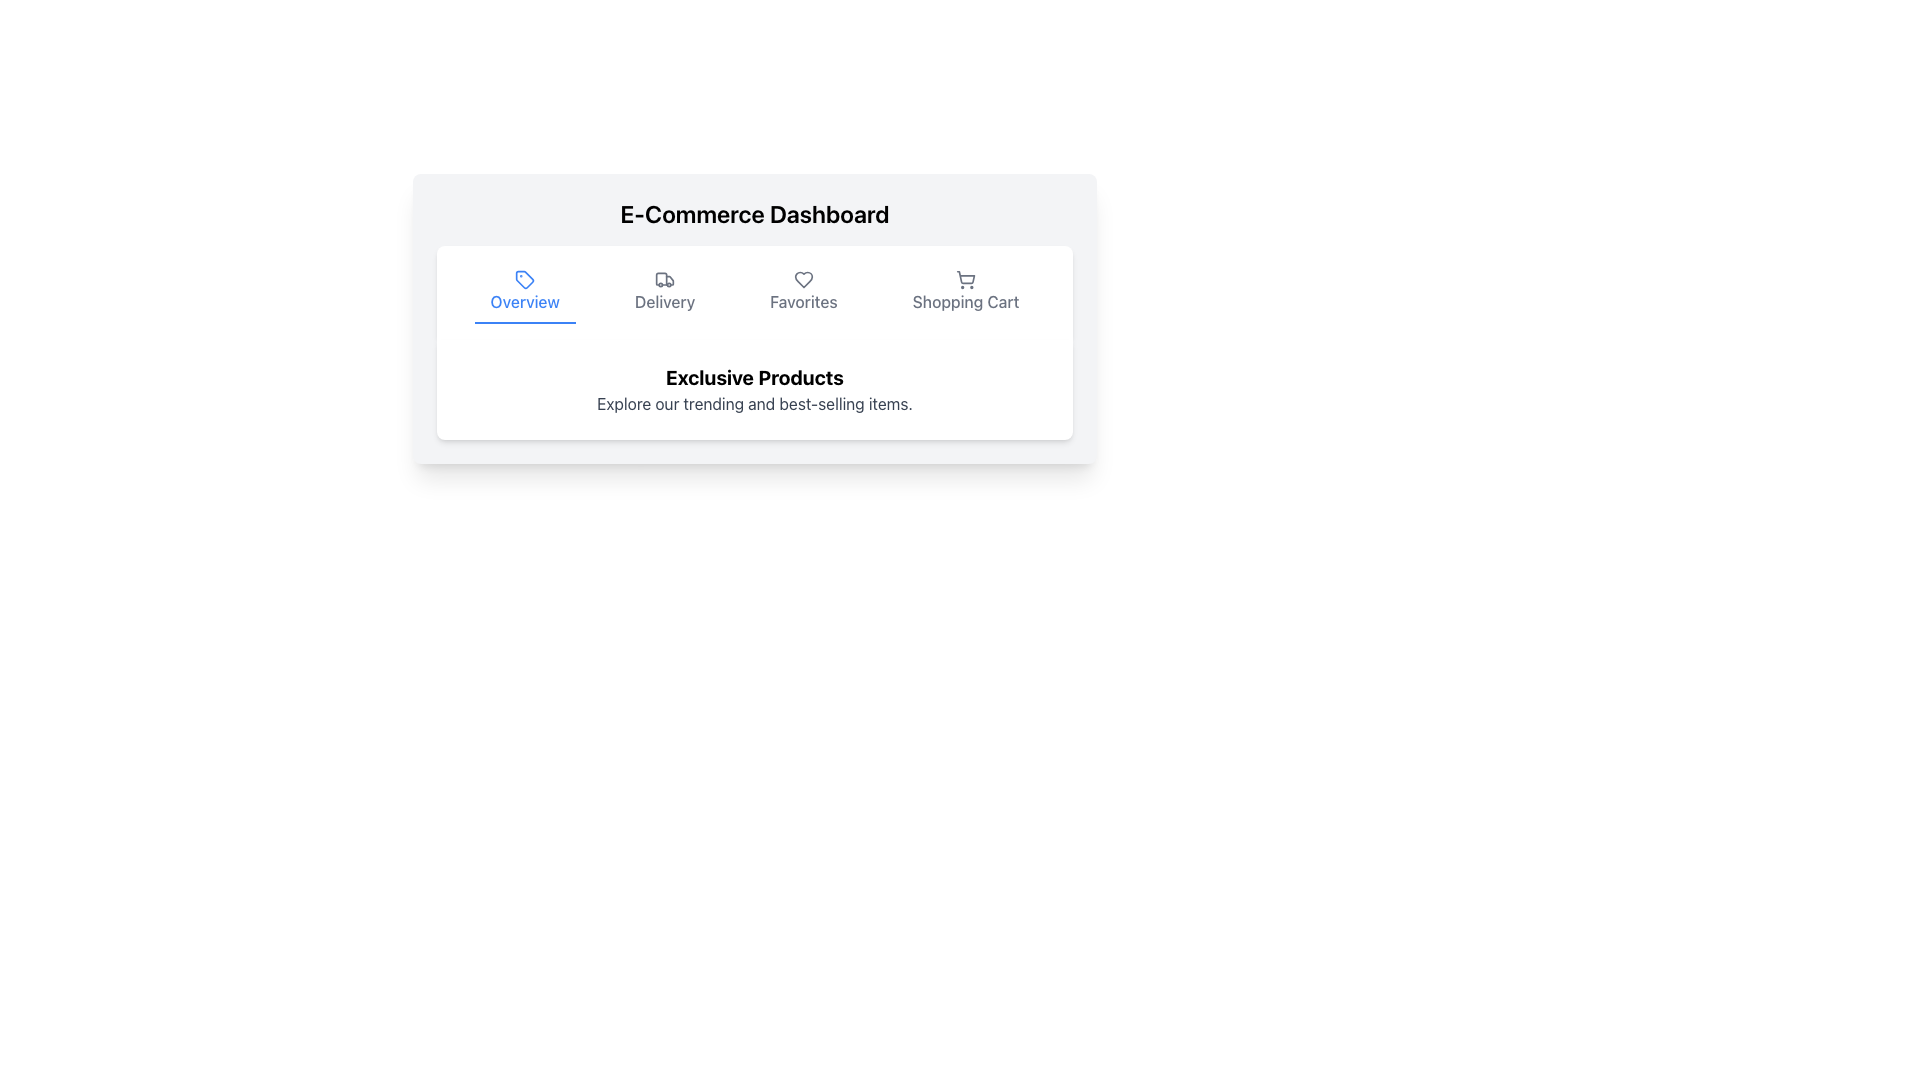 This screenshot has width=1920, height=1080. I want to click on information contained in the text block serving as a section title and brief description for a product category, which is positioned beneath the navigation menu inside a white box with rounded corners, so click(753, 389).